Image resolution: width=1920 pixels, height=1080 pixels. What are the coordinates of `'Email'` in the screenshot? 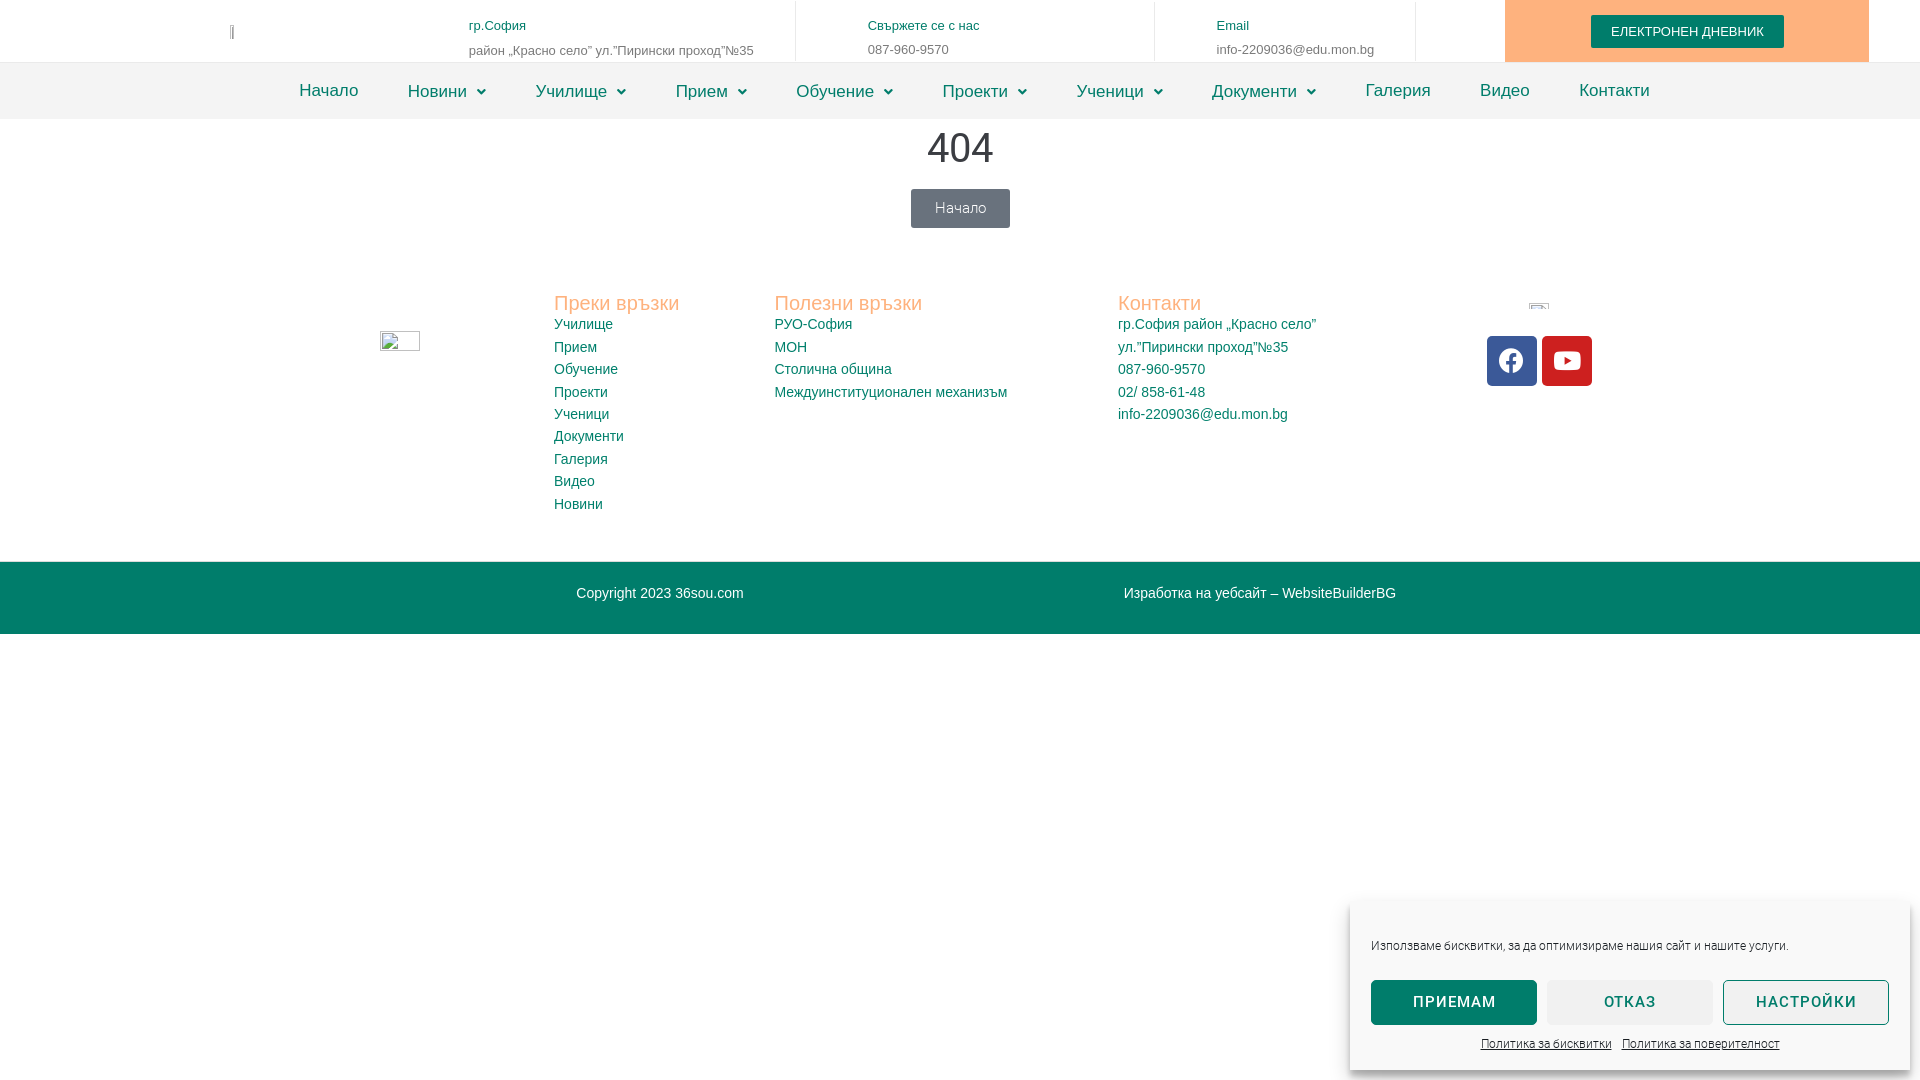 It's located at (1232, 25).